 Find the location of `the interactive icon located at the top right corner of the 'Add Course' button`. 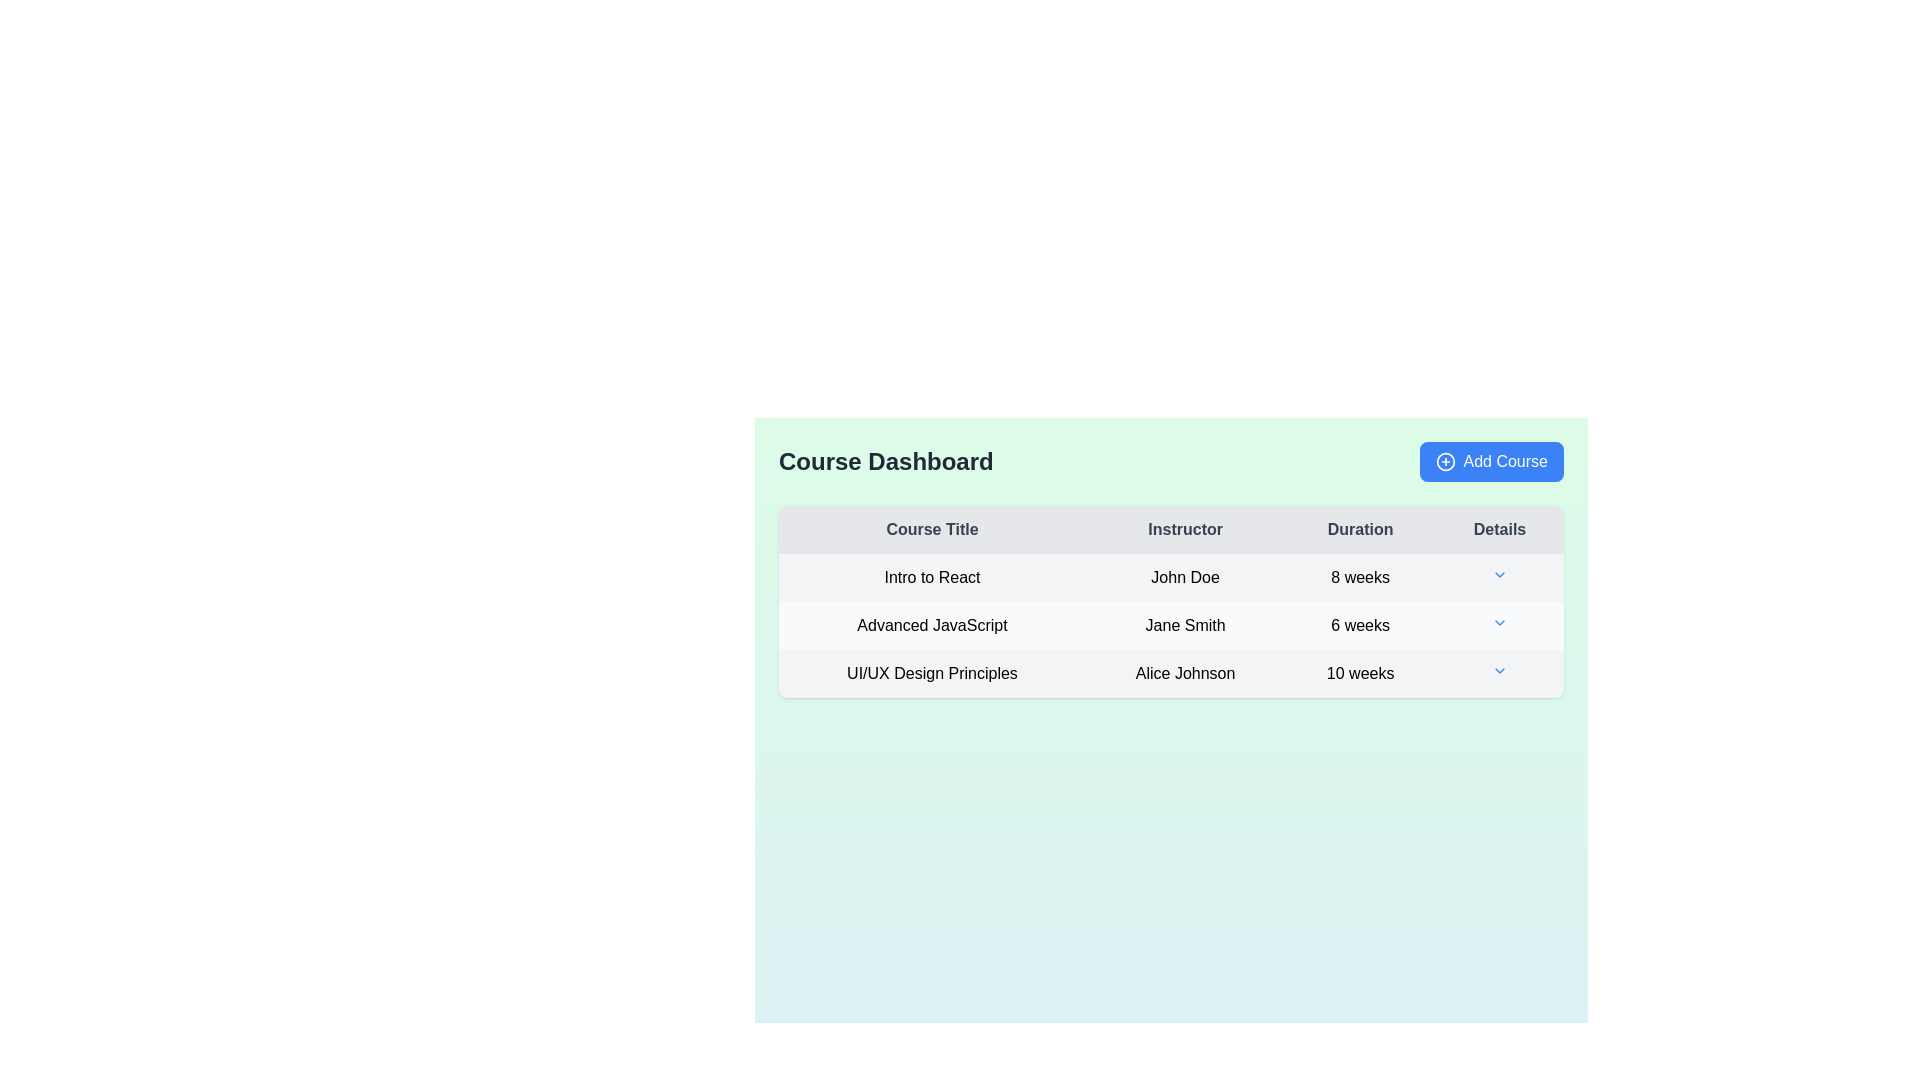

the interactive icon located at the top right corner of the 'Add Course' button is located at coordinates (1445, 462).